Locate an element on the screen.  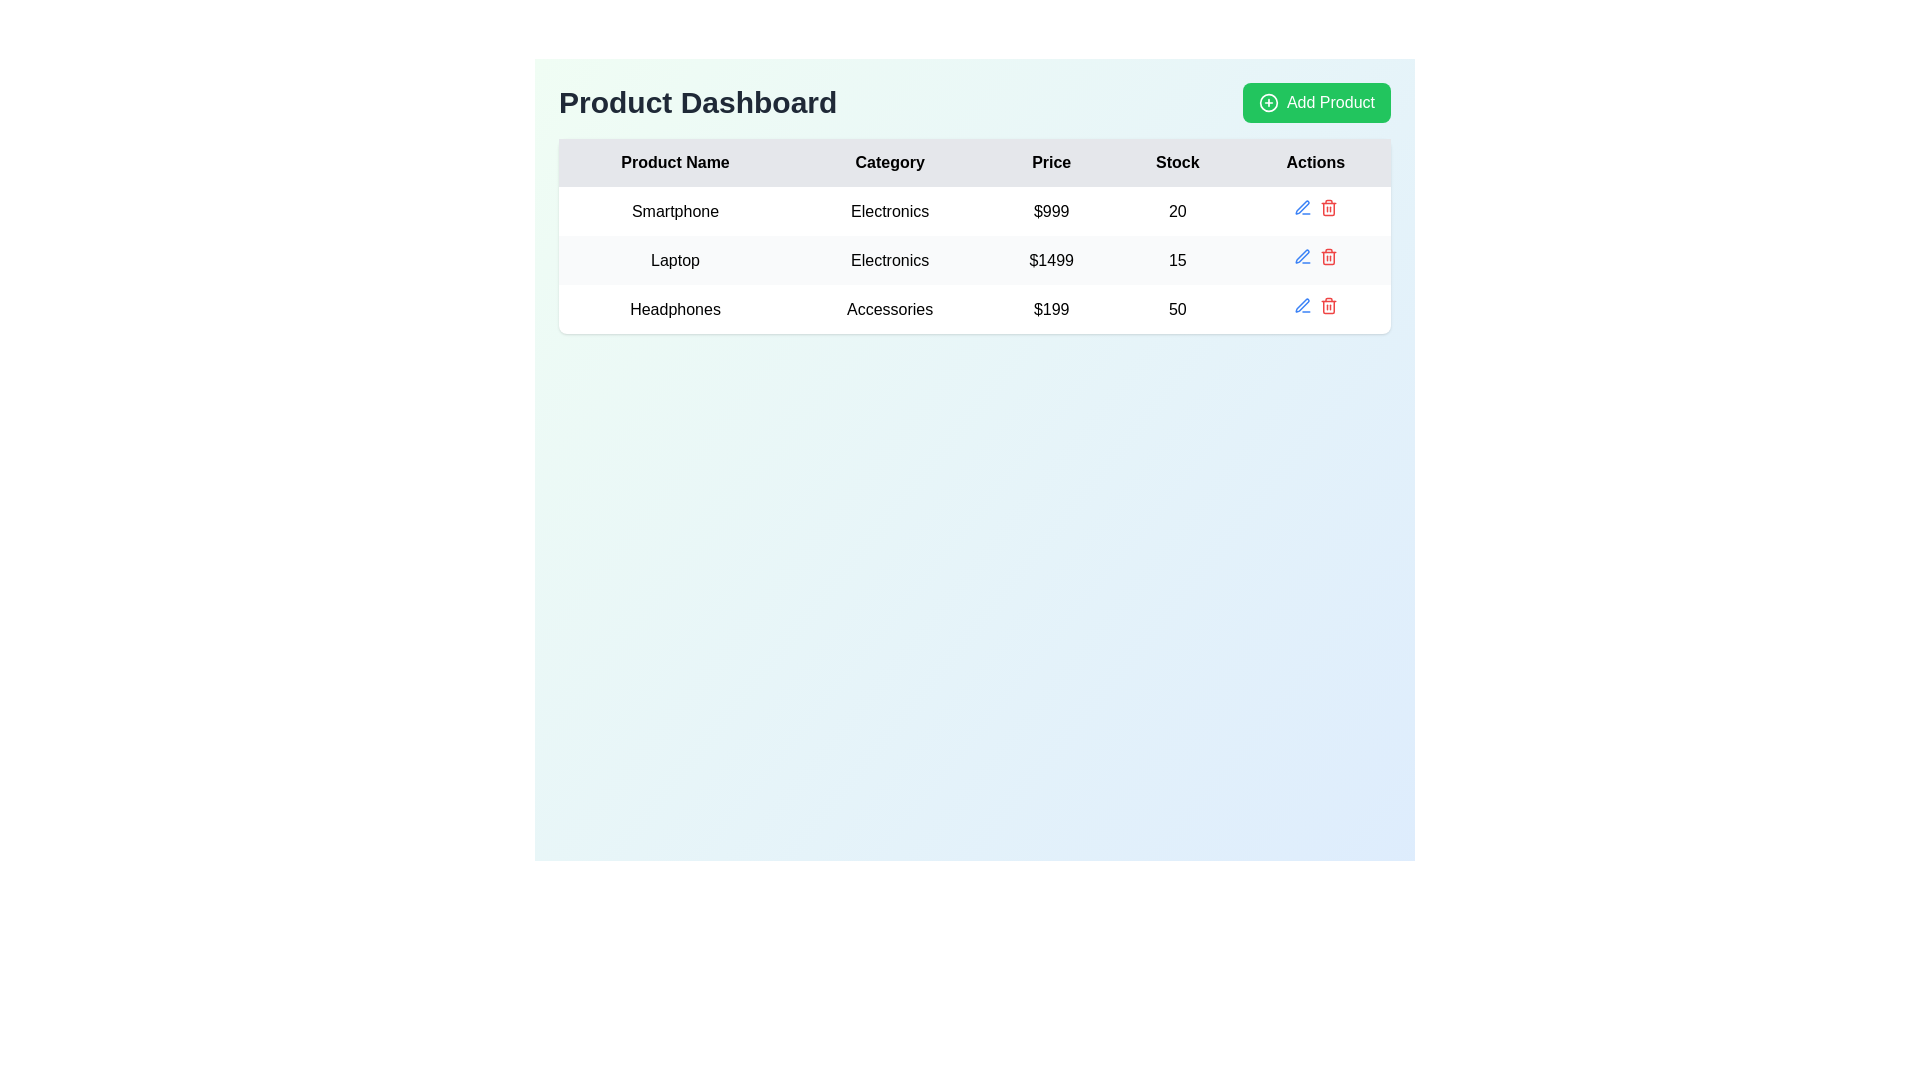
the first row of the product dashboard table that displays 'Smartphone' in the 'Product Name' column is located at coordinates (974, 211).